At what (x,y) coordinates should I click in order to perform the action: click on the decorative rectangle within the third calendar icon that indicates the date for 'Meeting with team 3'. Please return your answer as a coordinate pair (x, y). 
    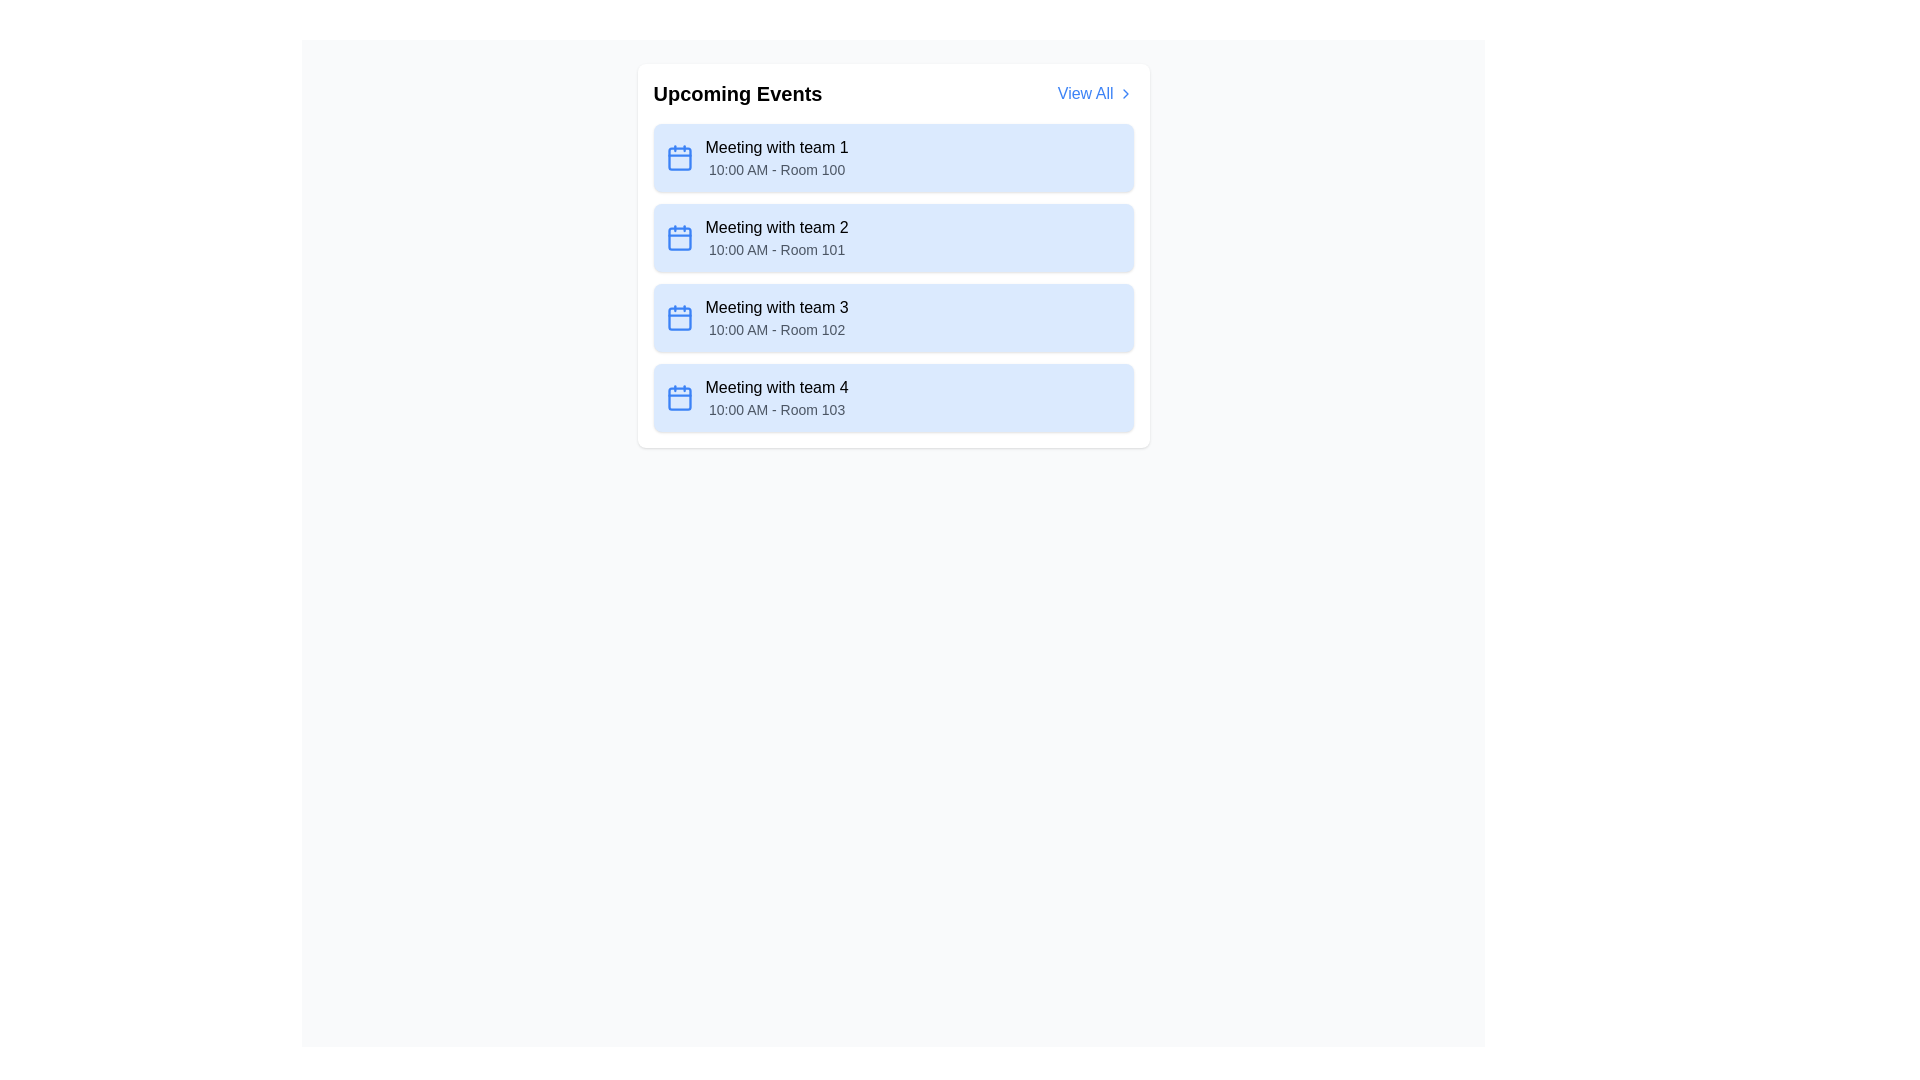
    Looking at the image, I should click on (679, 318).